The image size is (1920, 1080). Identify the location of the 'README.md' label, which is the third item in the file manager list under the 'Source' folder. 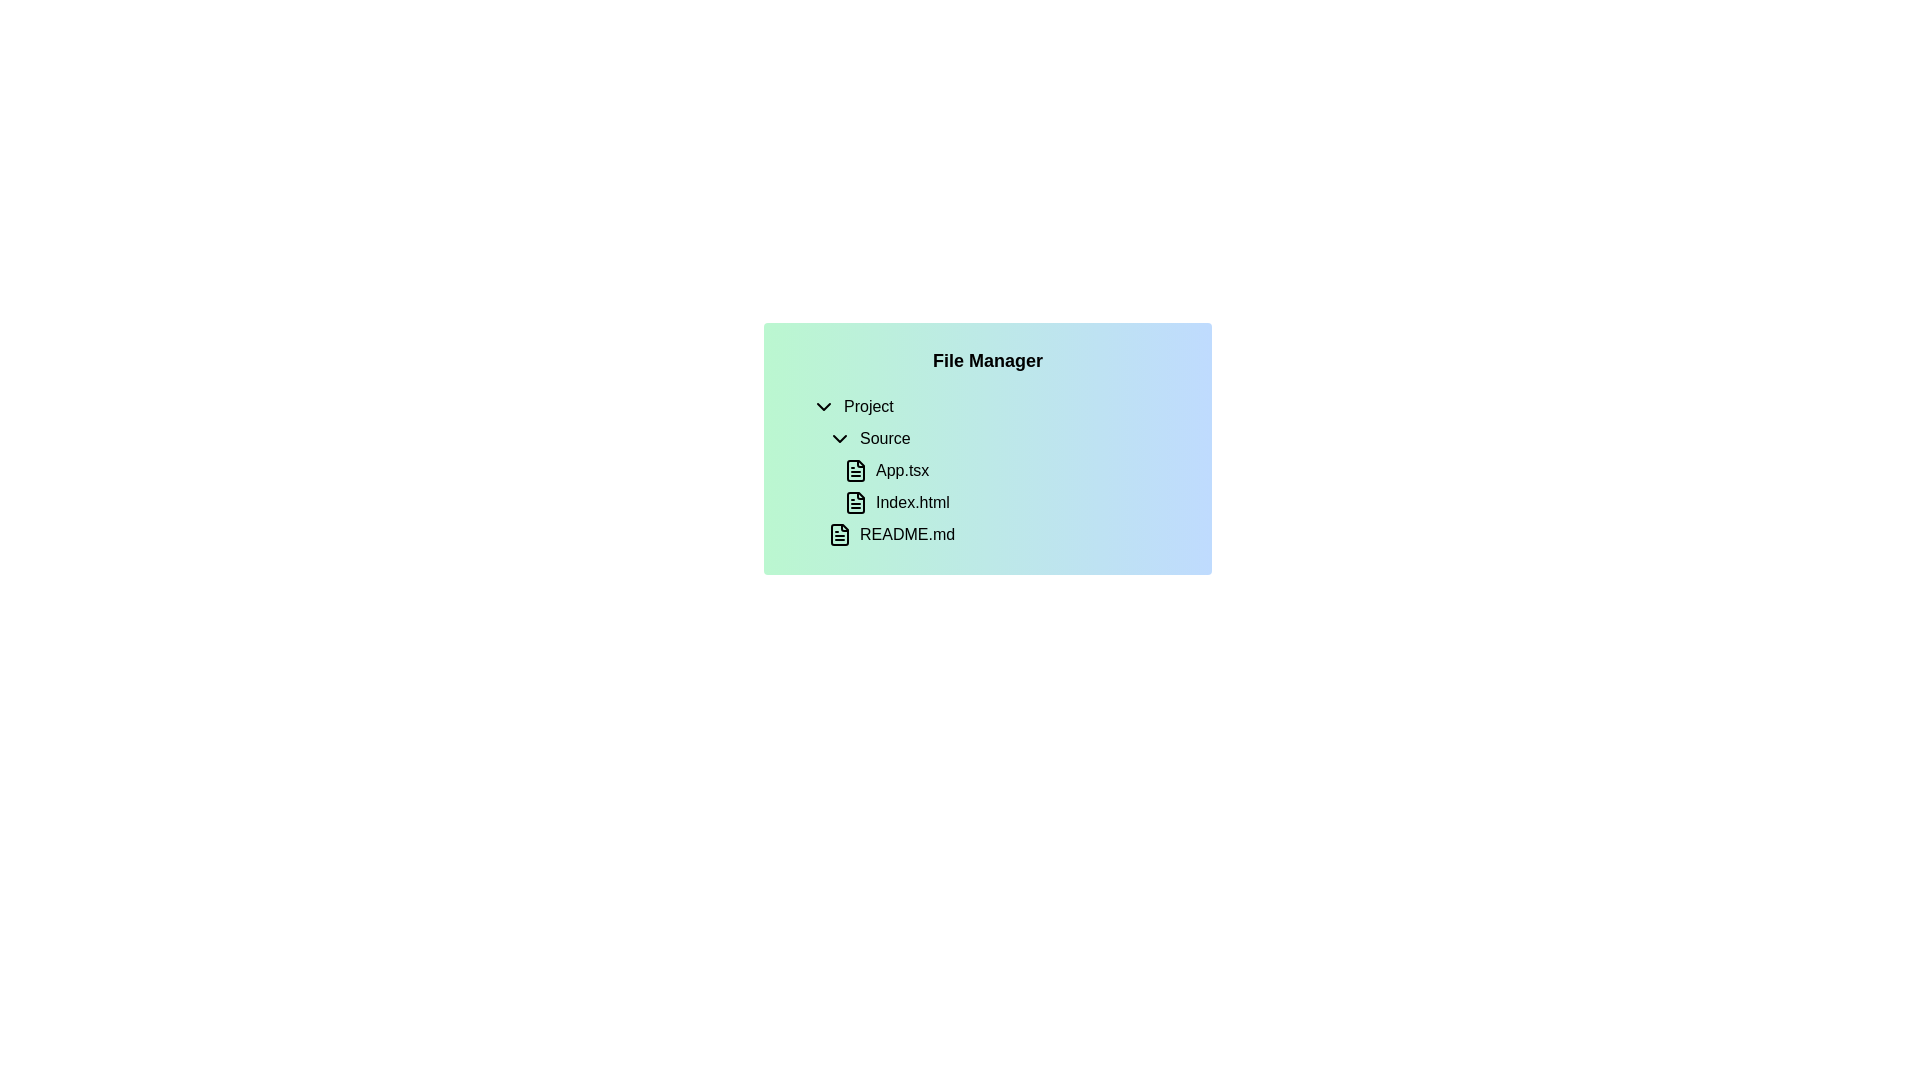
(906, 534).